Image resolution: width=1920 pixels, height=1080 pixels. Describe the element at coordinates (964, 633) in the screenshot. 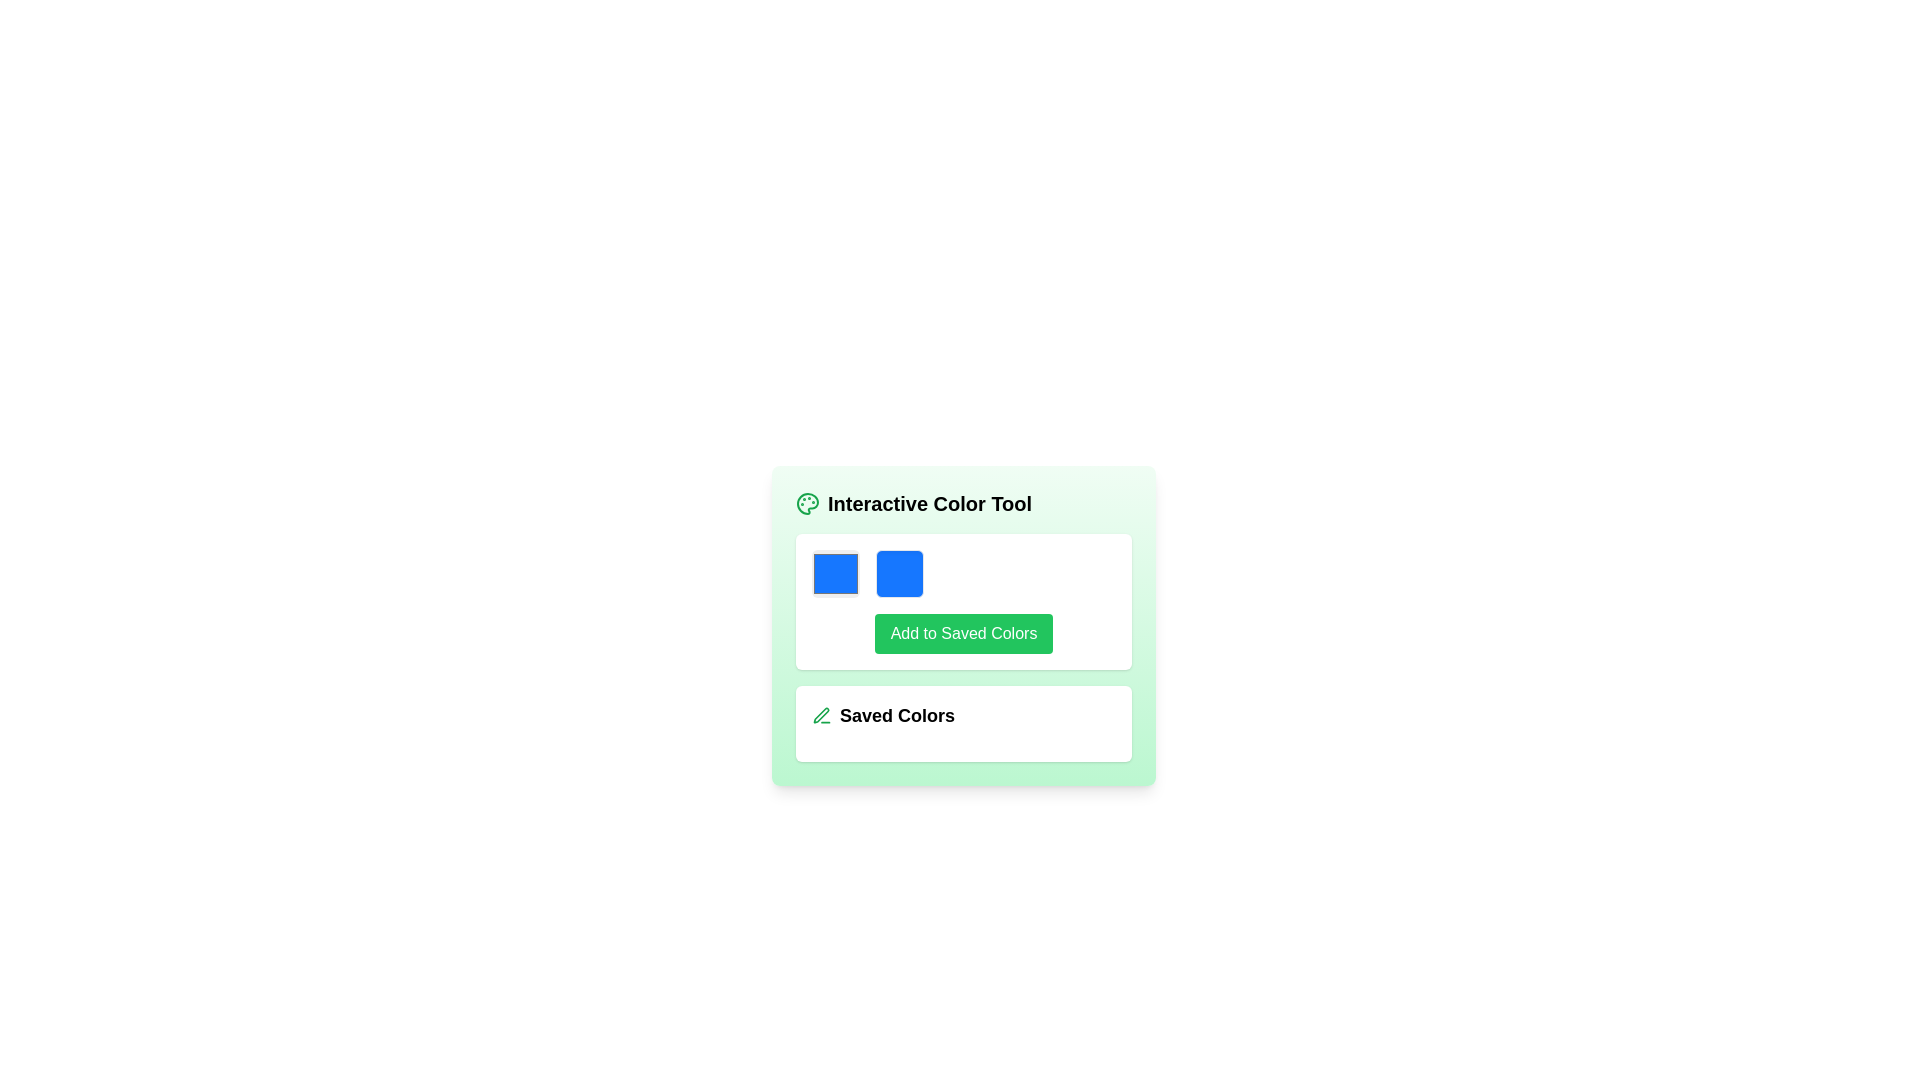

I see `the 'Save Color' button located in the bottom-central area of the 'Interactive Color Tool' section` at that location.